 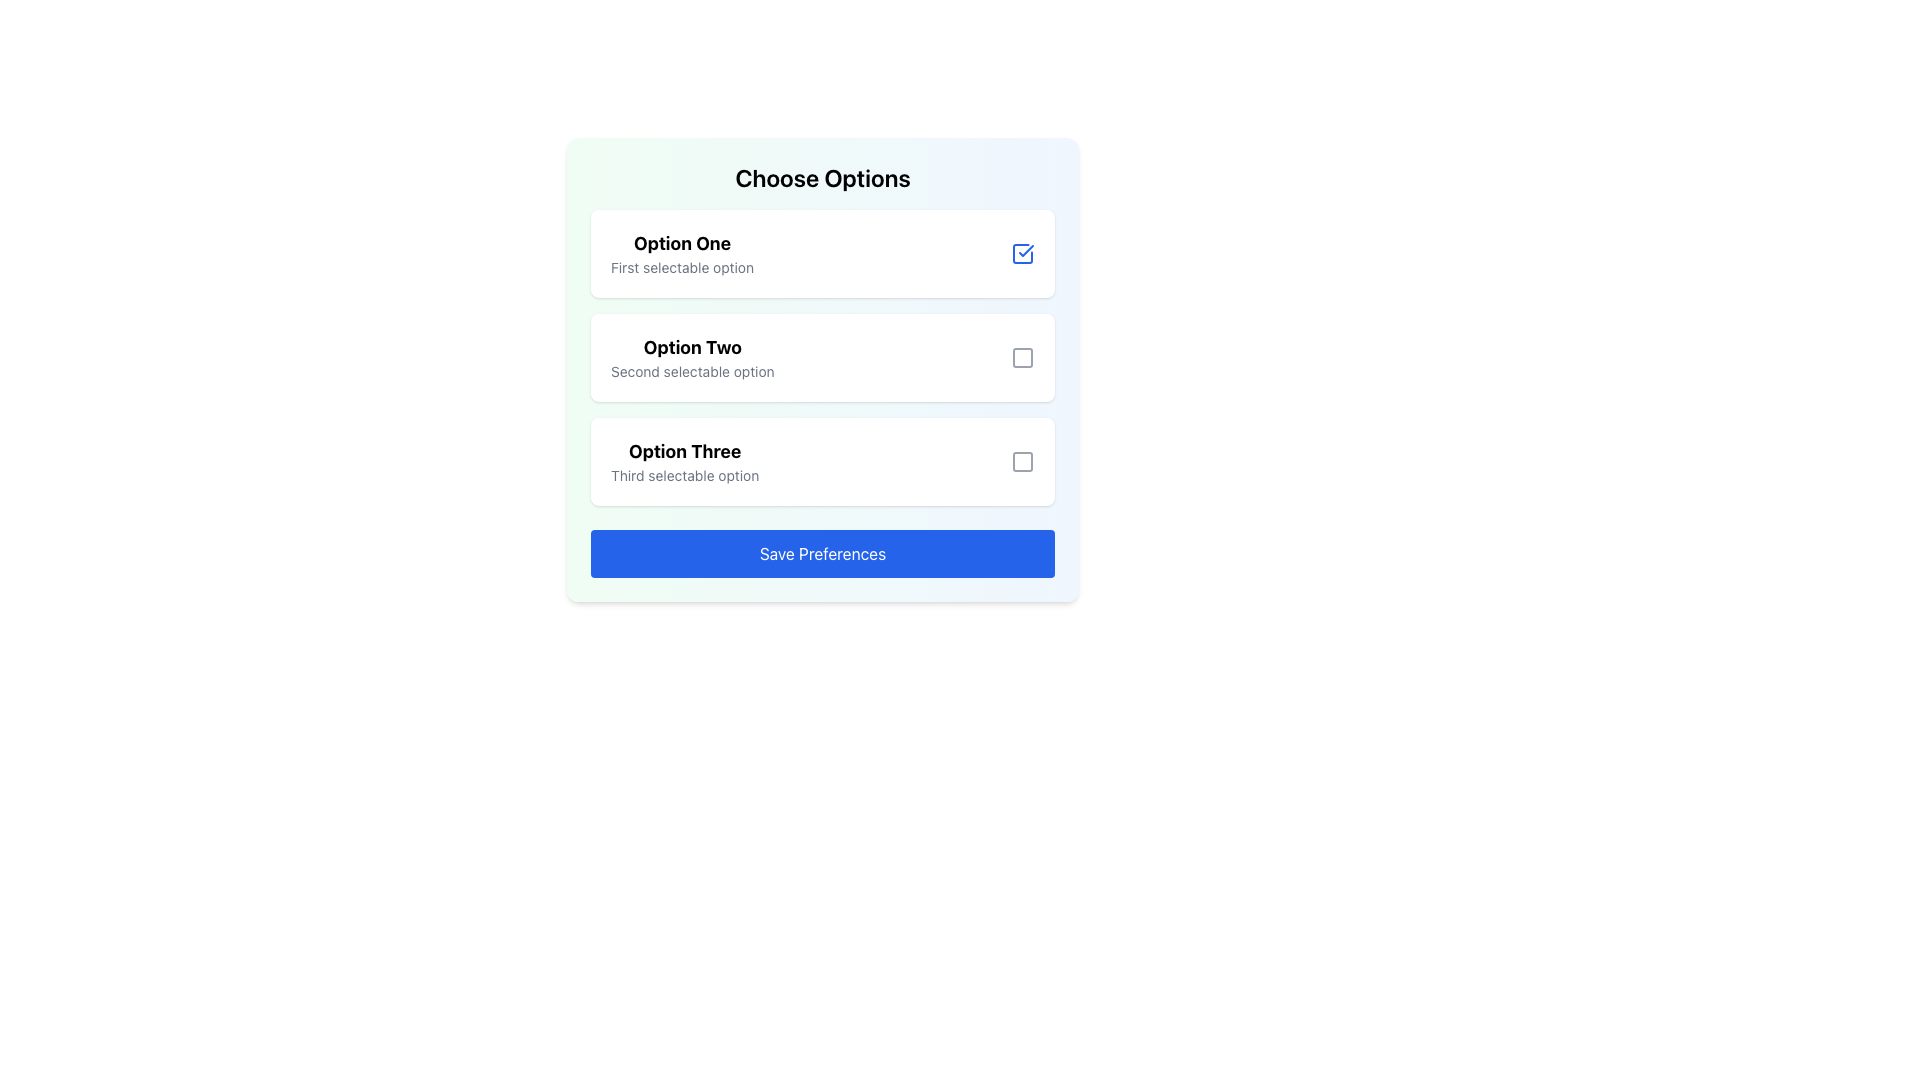 What do you see at coordinates (682, 242) in the screenshot?
I see `the bold black text label reading 'Option One' which is the first option in a vertical list of options inside a rectangular card with a white background` at bounding box center [682, 242].